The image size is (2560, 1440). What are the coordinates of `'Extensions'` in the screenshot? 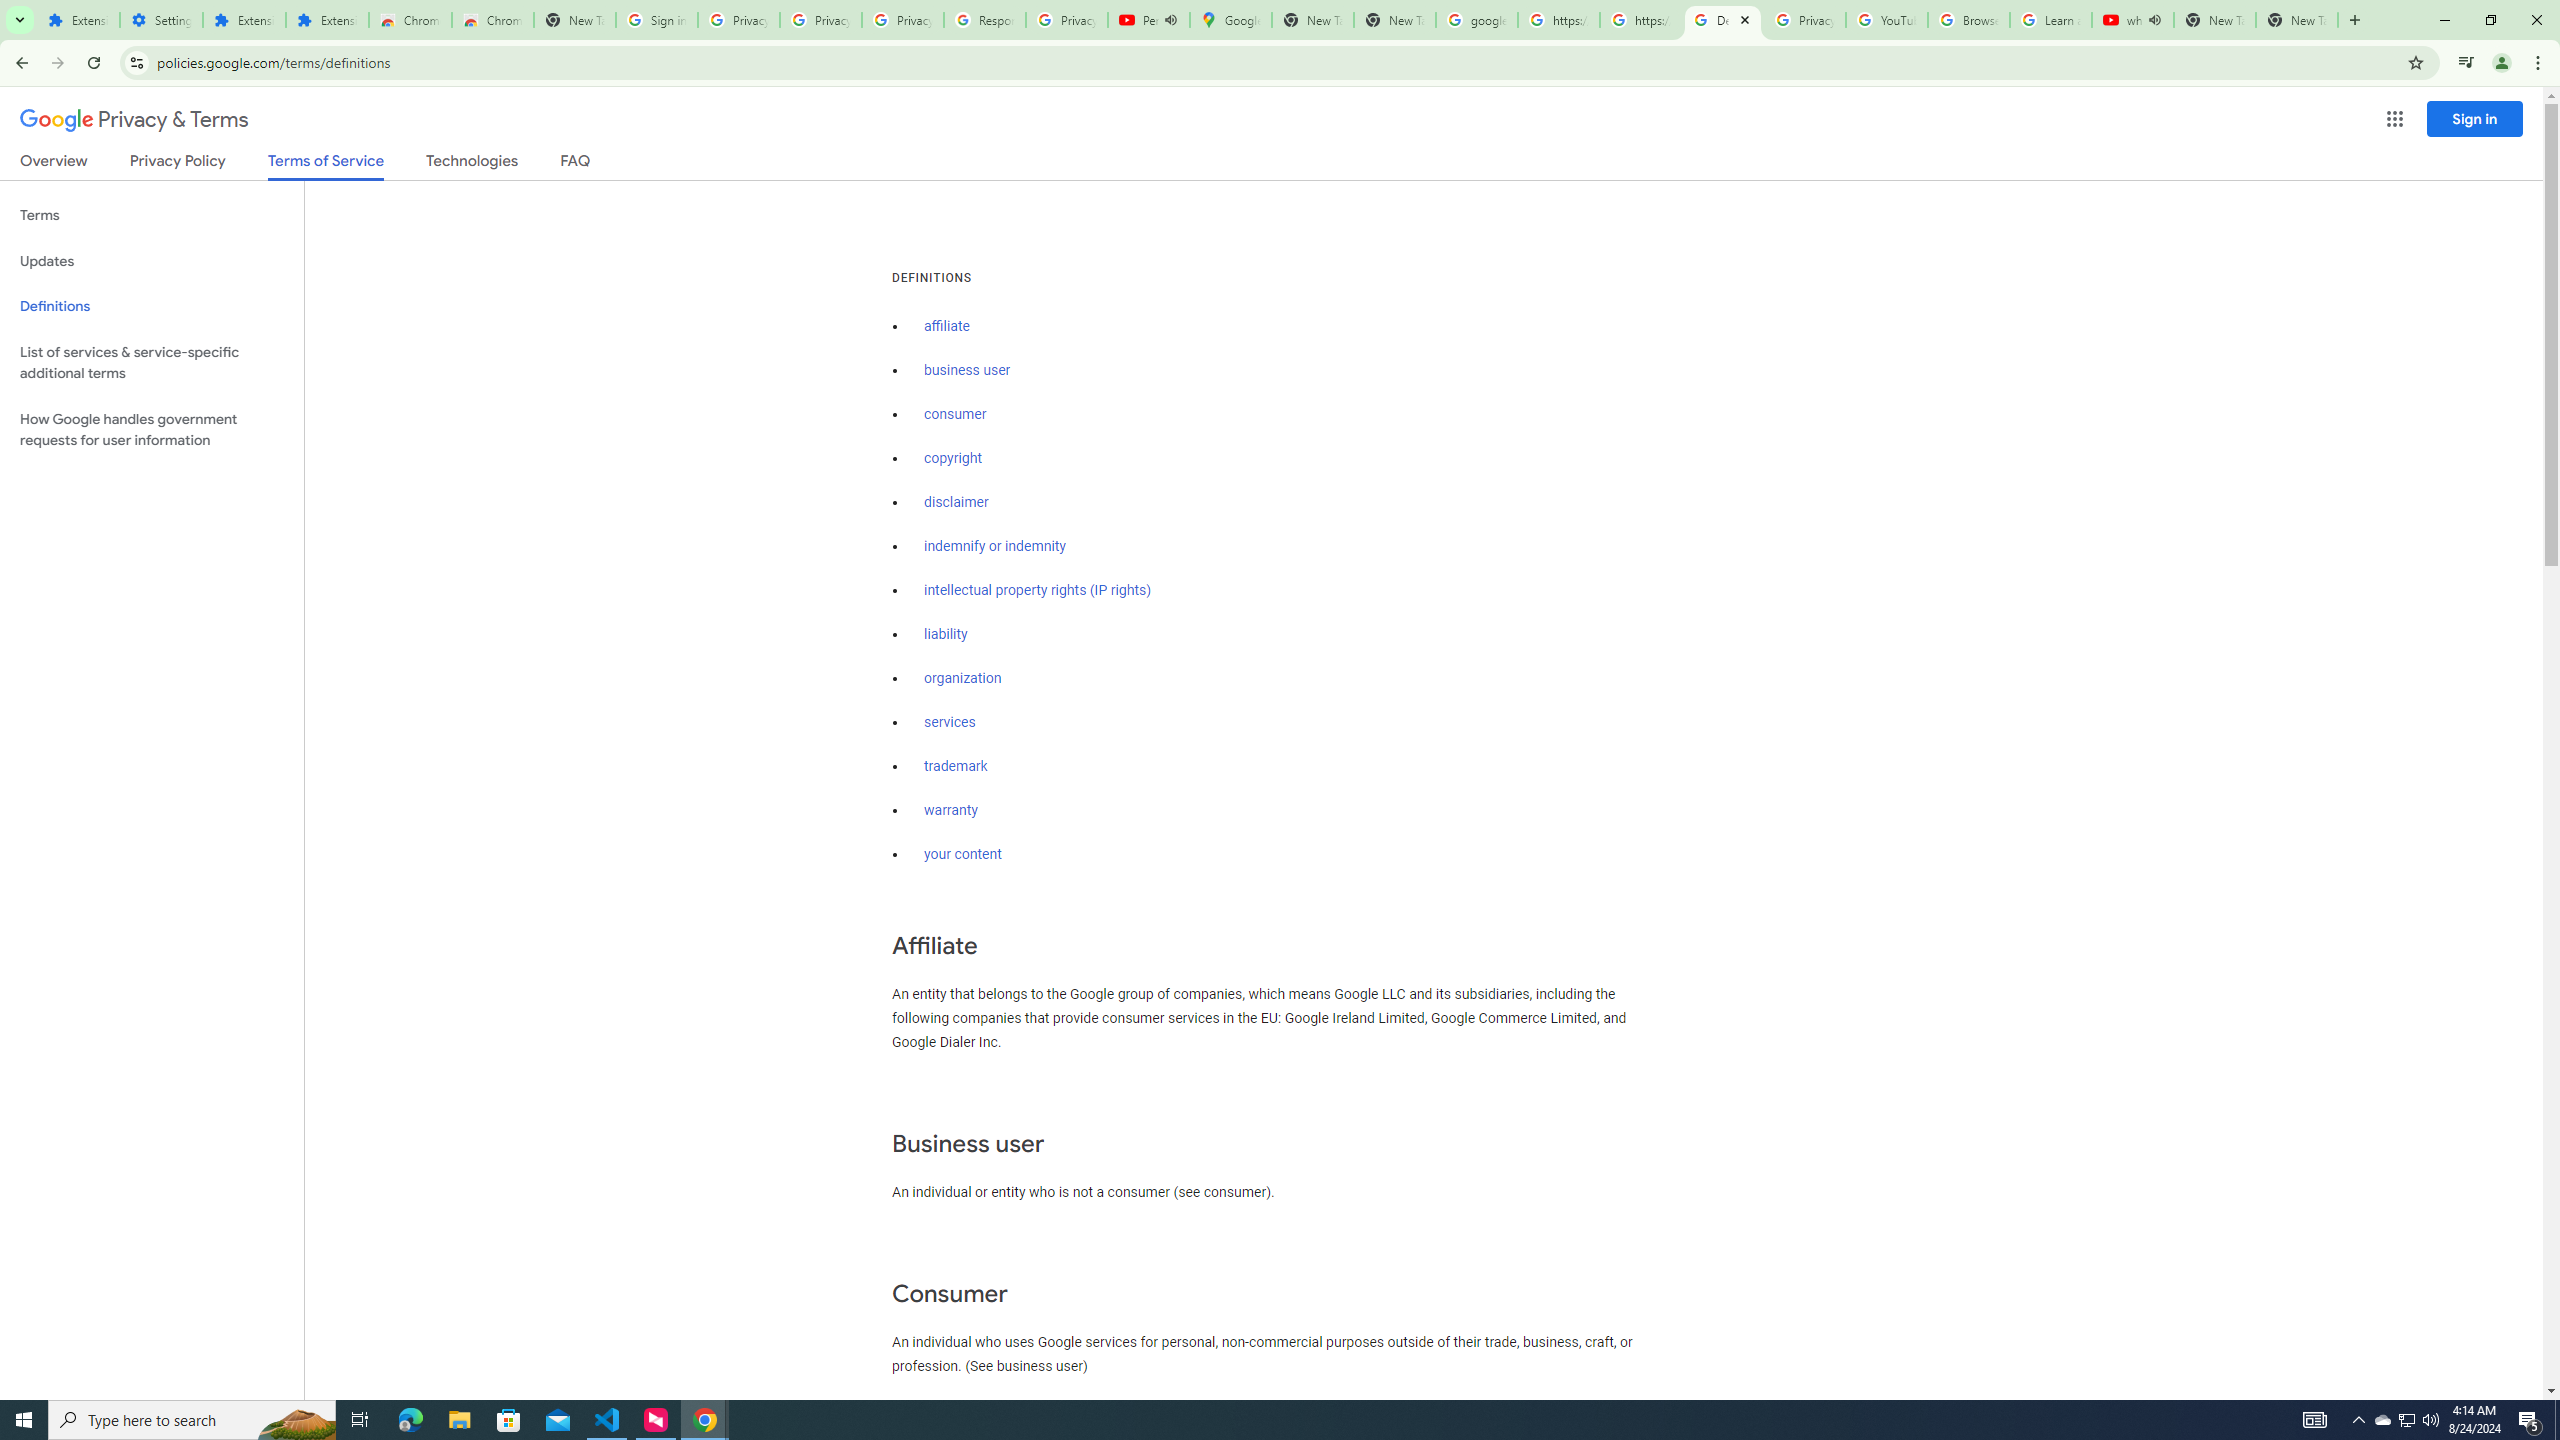 It's located at (77, 19).